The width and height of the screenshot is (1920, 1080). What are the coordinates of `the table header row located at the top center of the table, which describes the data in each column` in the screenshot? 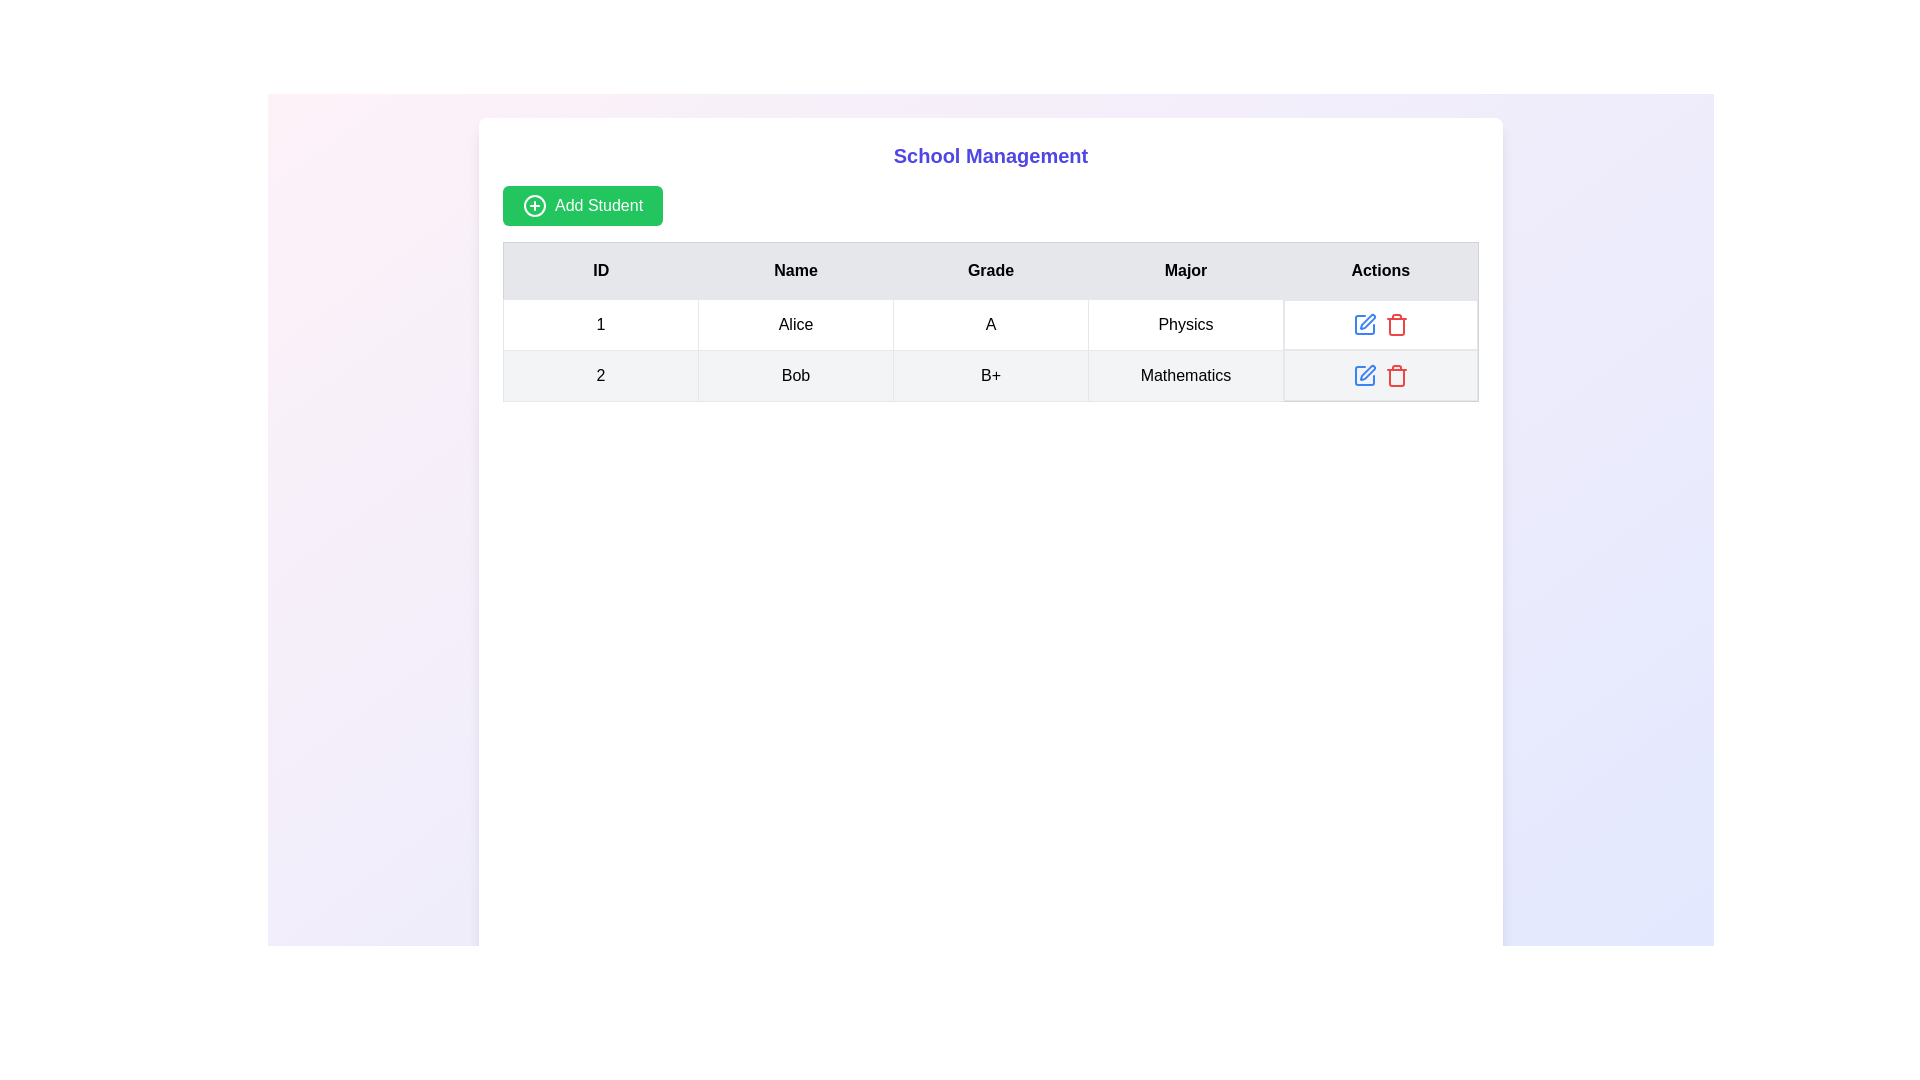 It's located at (990, 270).